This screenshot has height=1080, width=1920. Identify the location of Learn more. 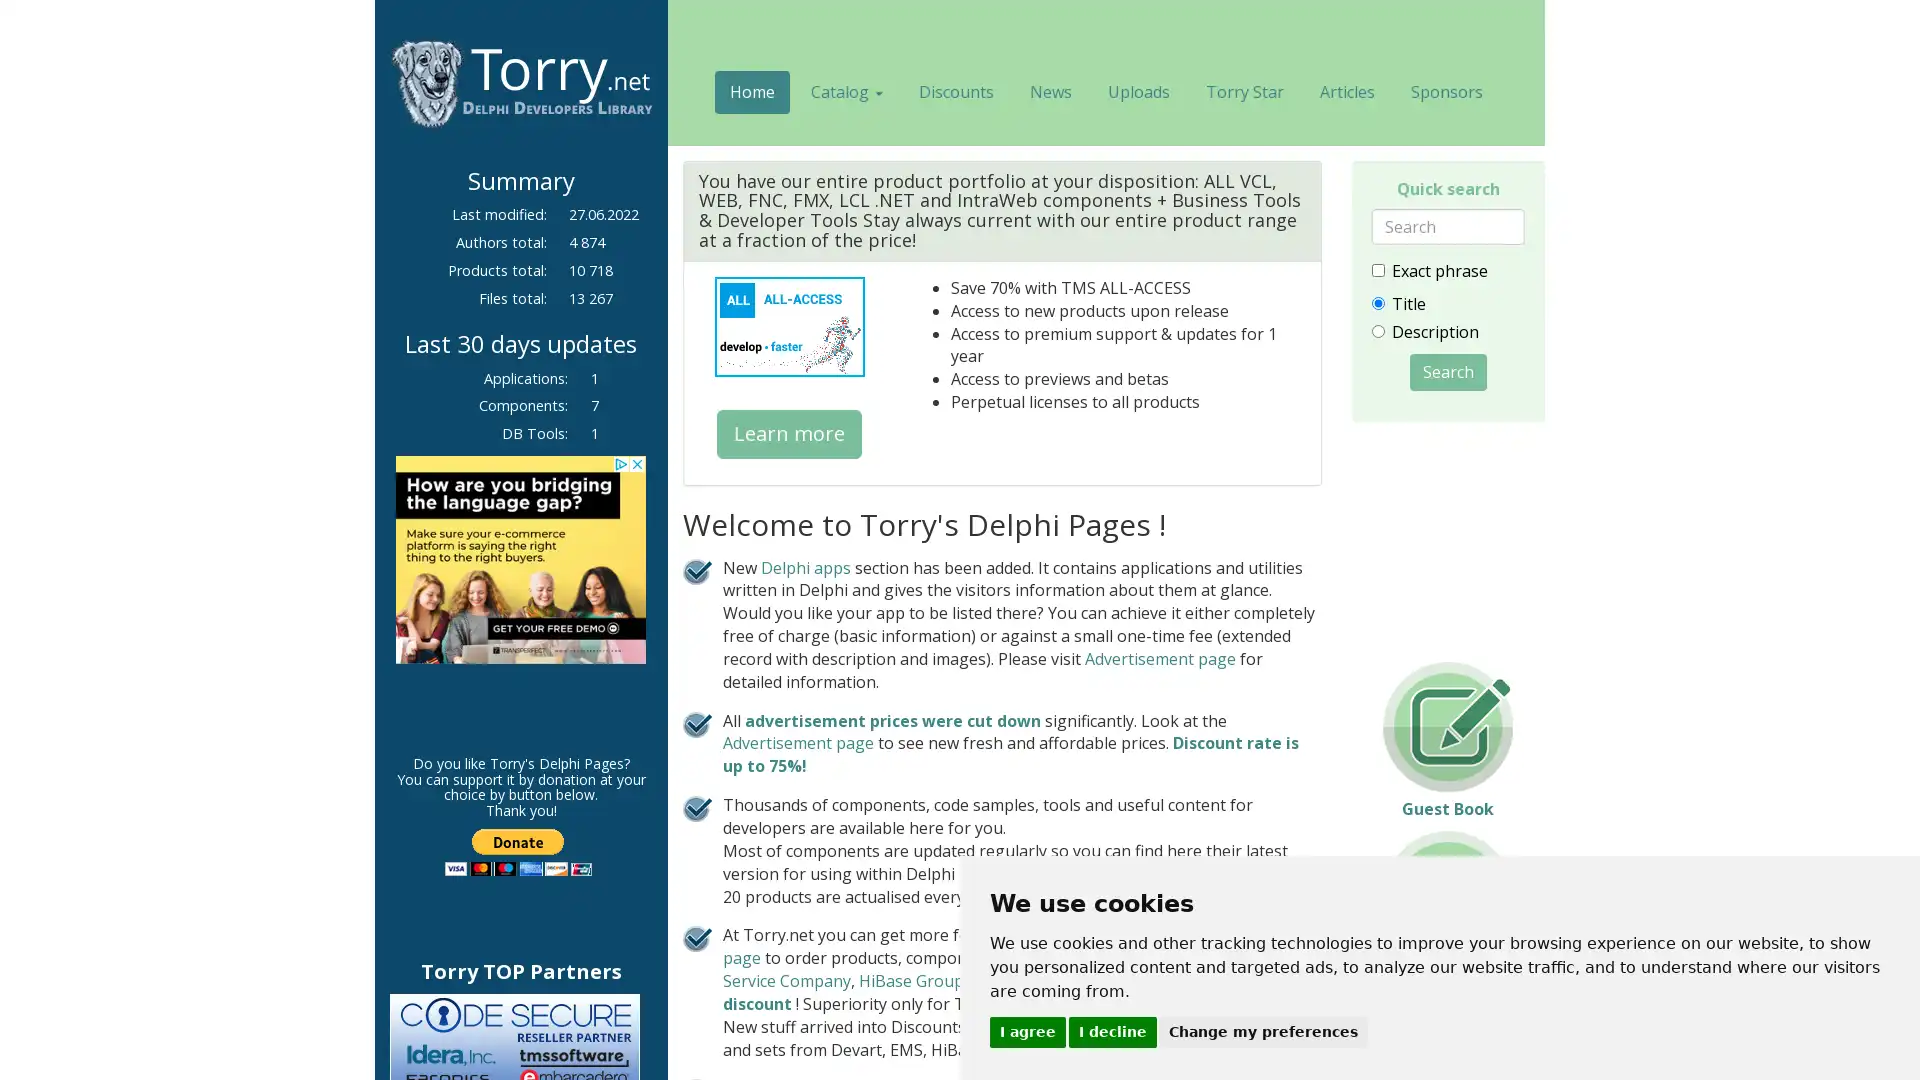
(788, 432).